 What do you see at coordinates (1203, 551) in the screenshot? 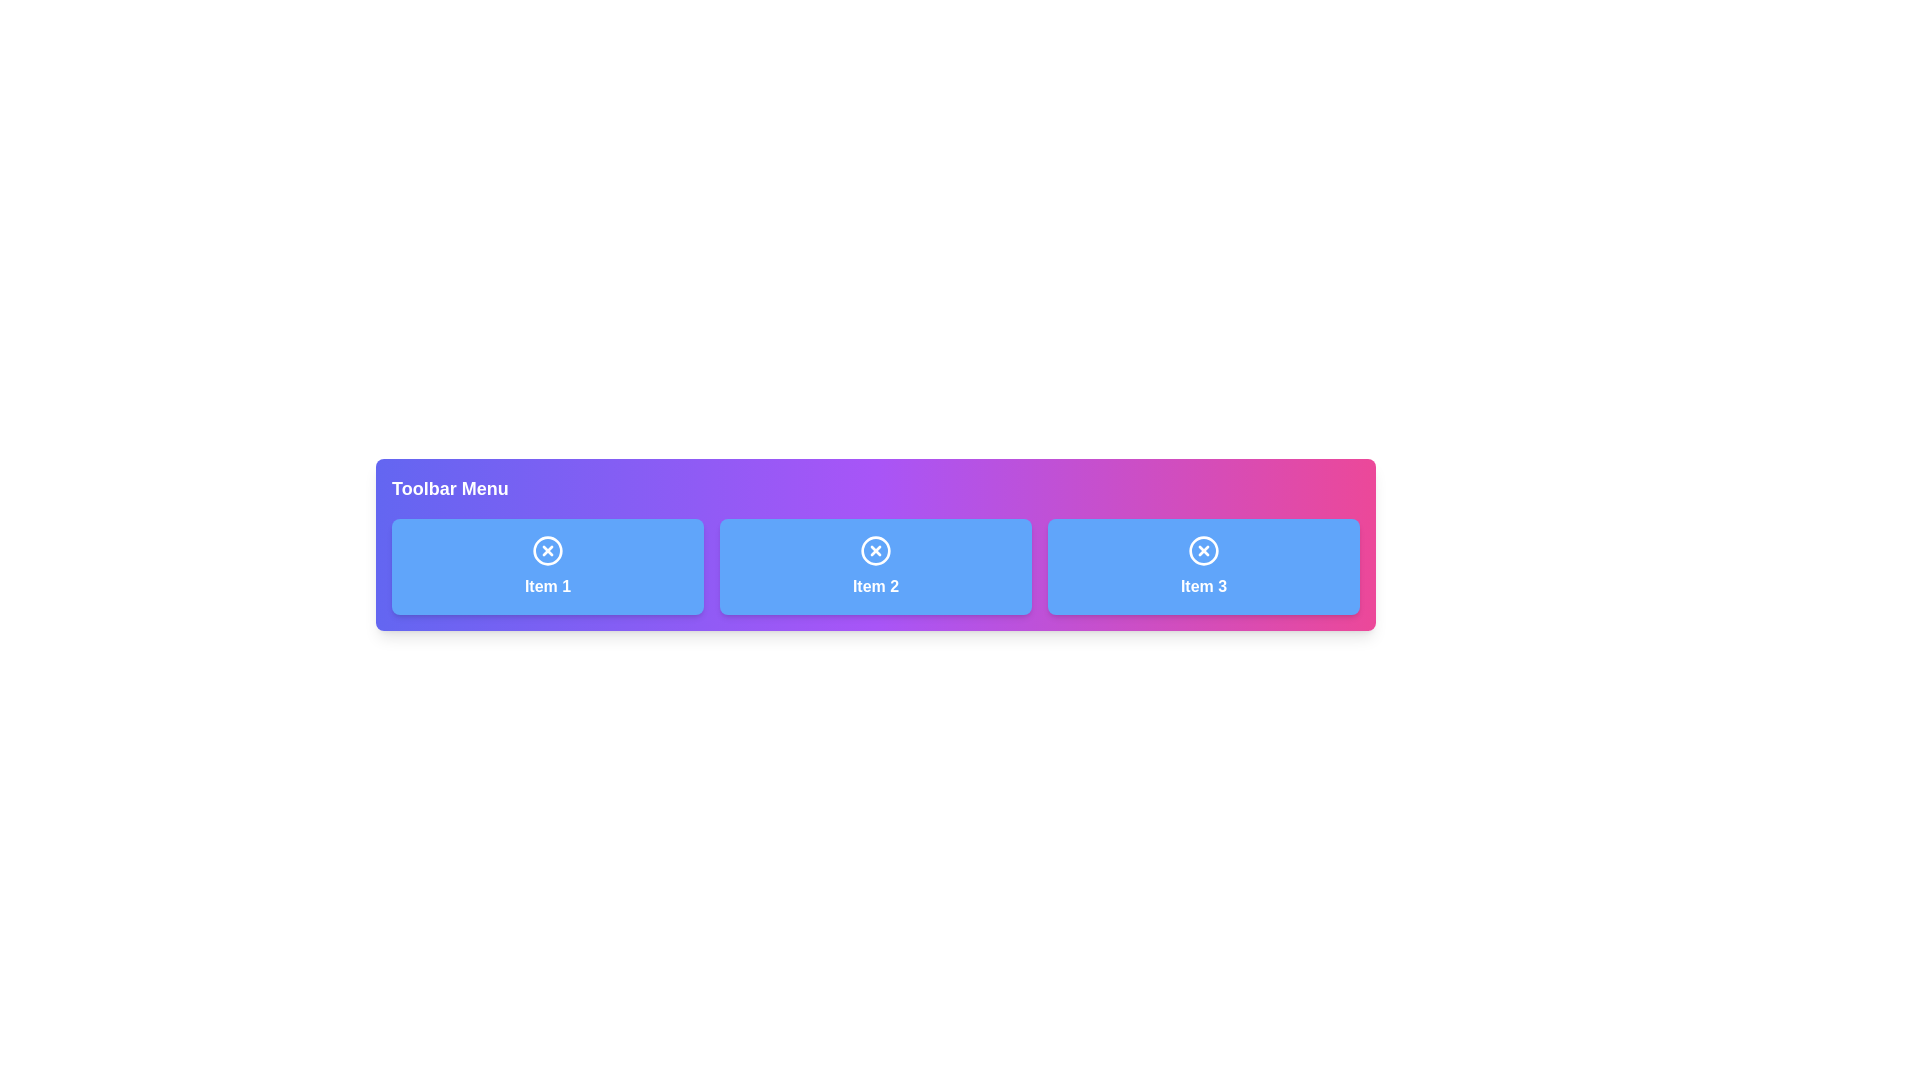
I see `the circular graphic icon with a white-bordered circle containing a white 'x', located in the 'Item 3' section of the toolbar` at bounding box center [1203, 551].